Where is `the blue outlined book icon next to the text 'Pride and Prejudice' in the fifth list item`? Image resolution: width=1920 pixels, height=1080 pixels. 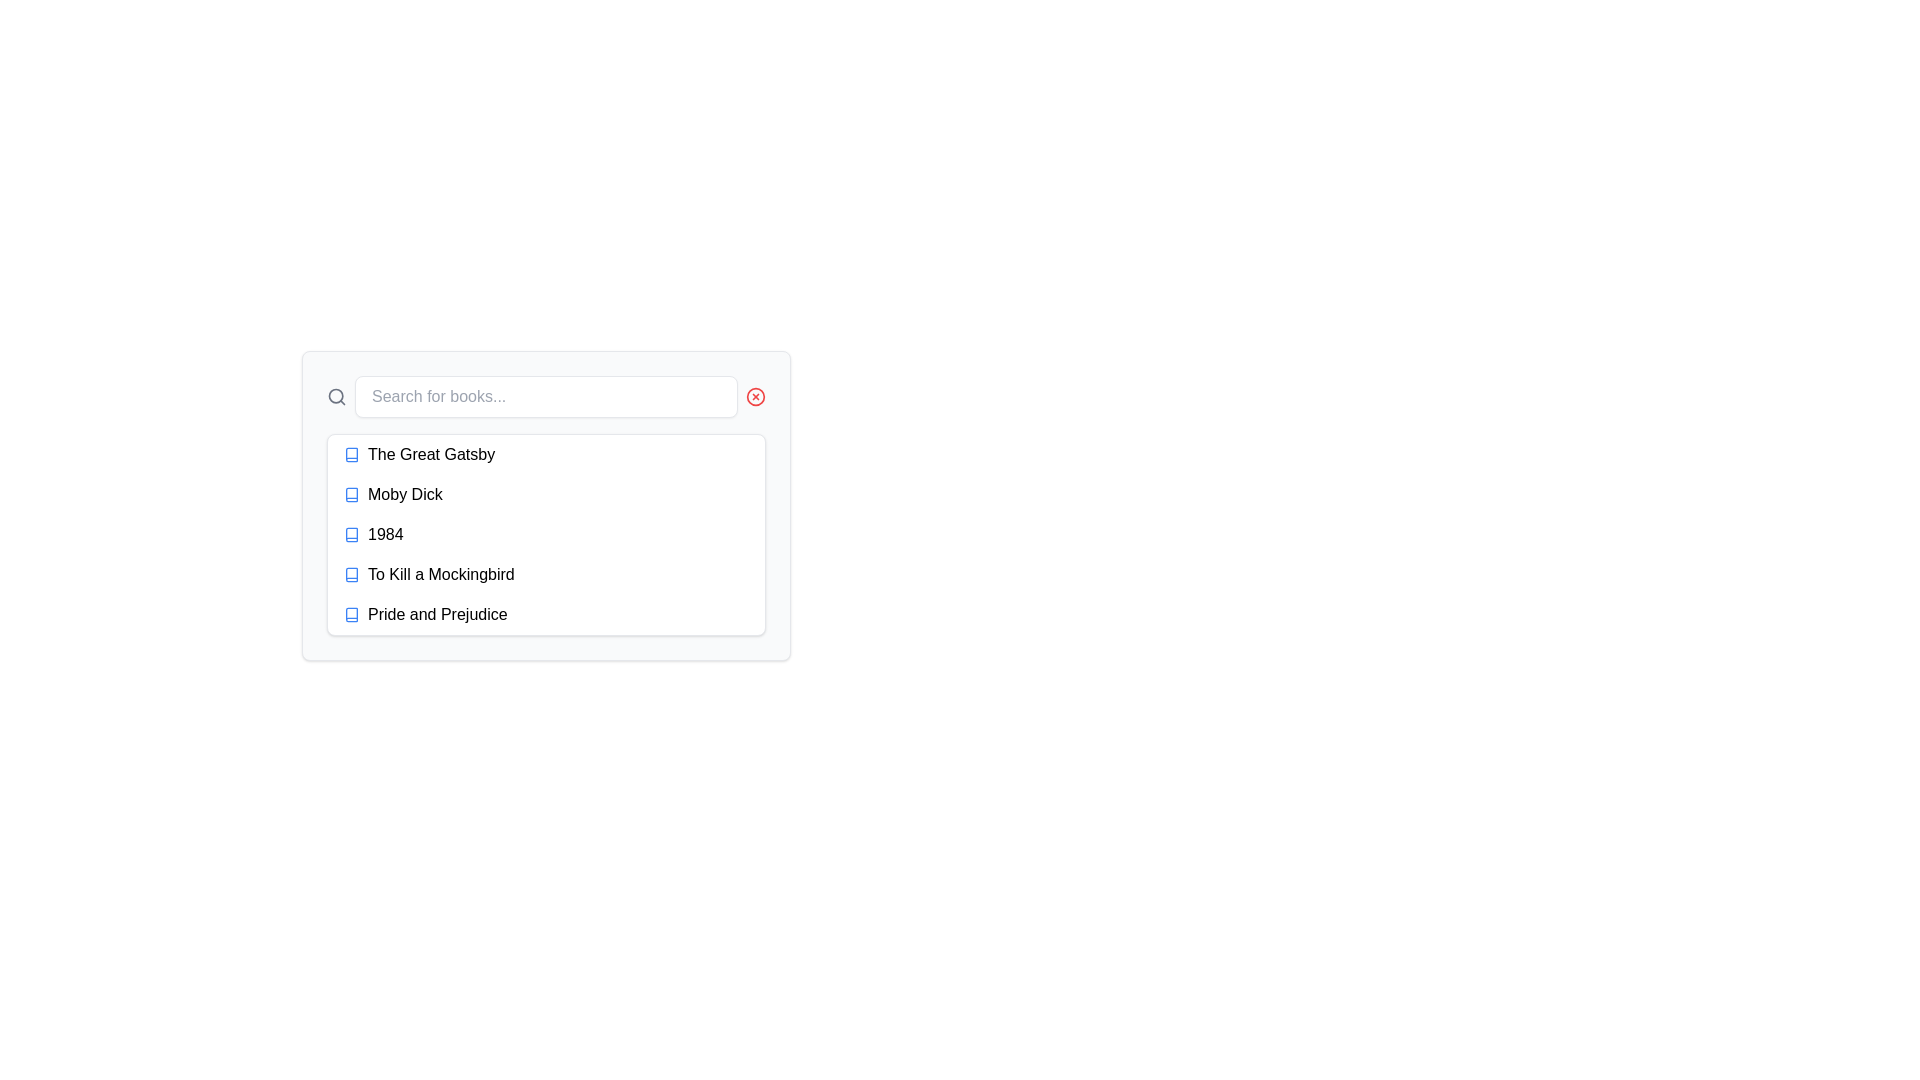
the blue outlined book icon next to the text 'Pride and Prejudice' in the fifth list item is located at coordinates (351, 613).